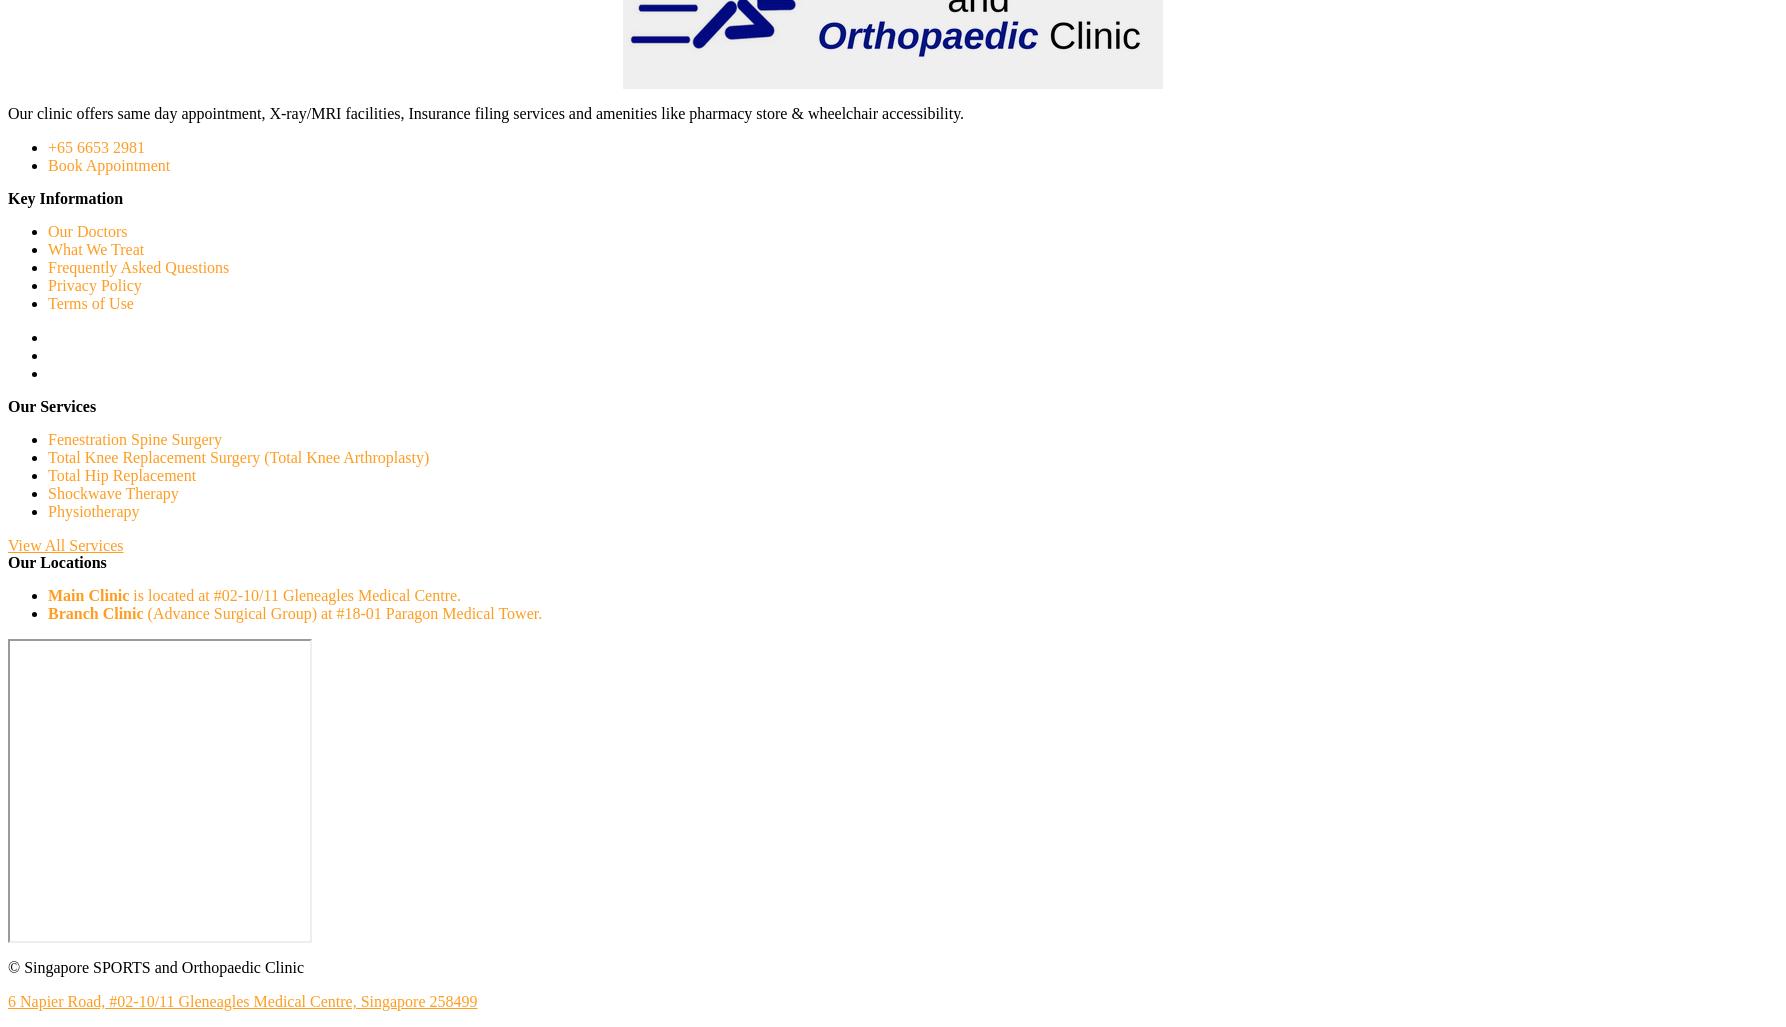 This screenshot has width=1786, height=1027. What do you see at coordinates (8, 544) in the screenshot?
I see `'View All Services'` at bounding box center [8, 544].